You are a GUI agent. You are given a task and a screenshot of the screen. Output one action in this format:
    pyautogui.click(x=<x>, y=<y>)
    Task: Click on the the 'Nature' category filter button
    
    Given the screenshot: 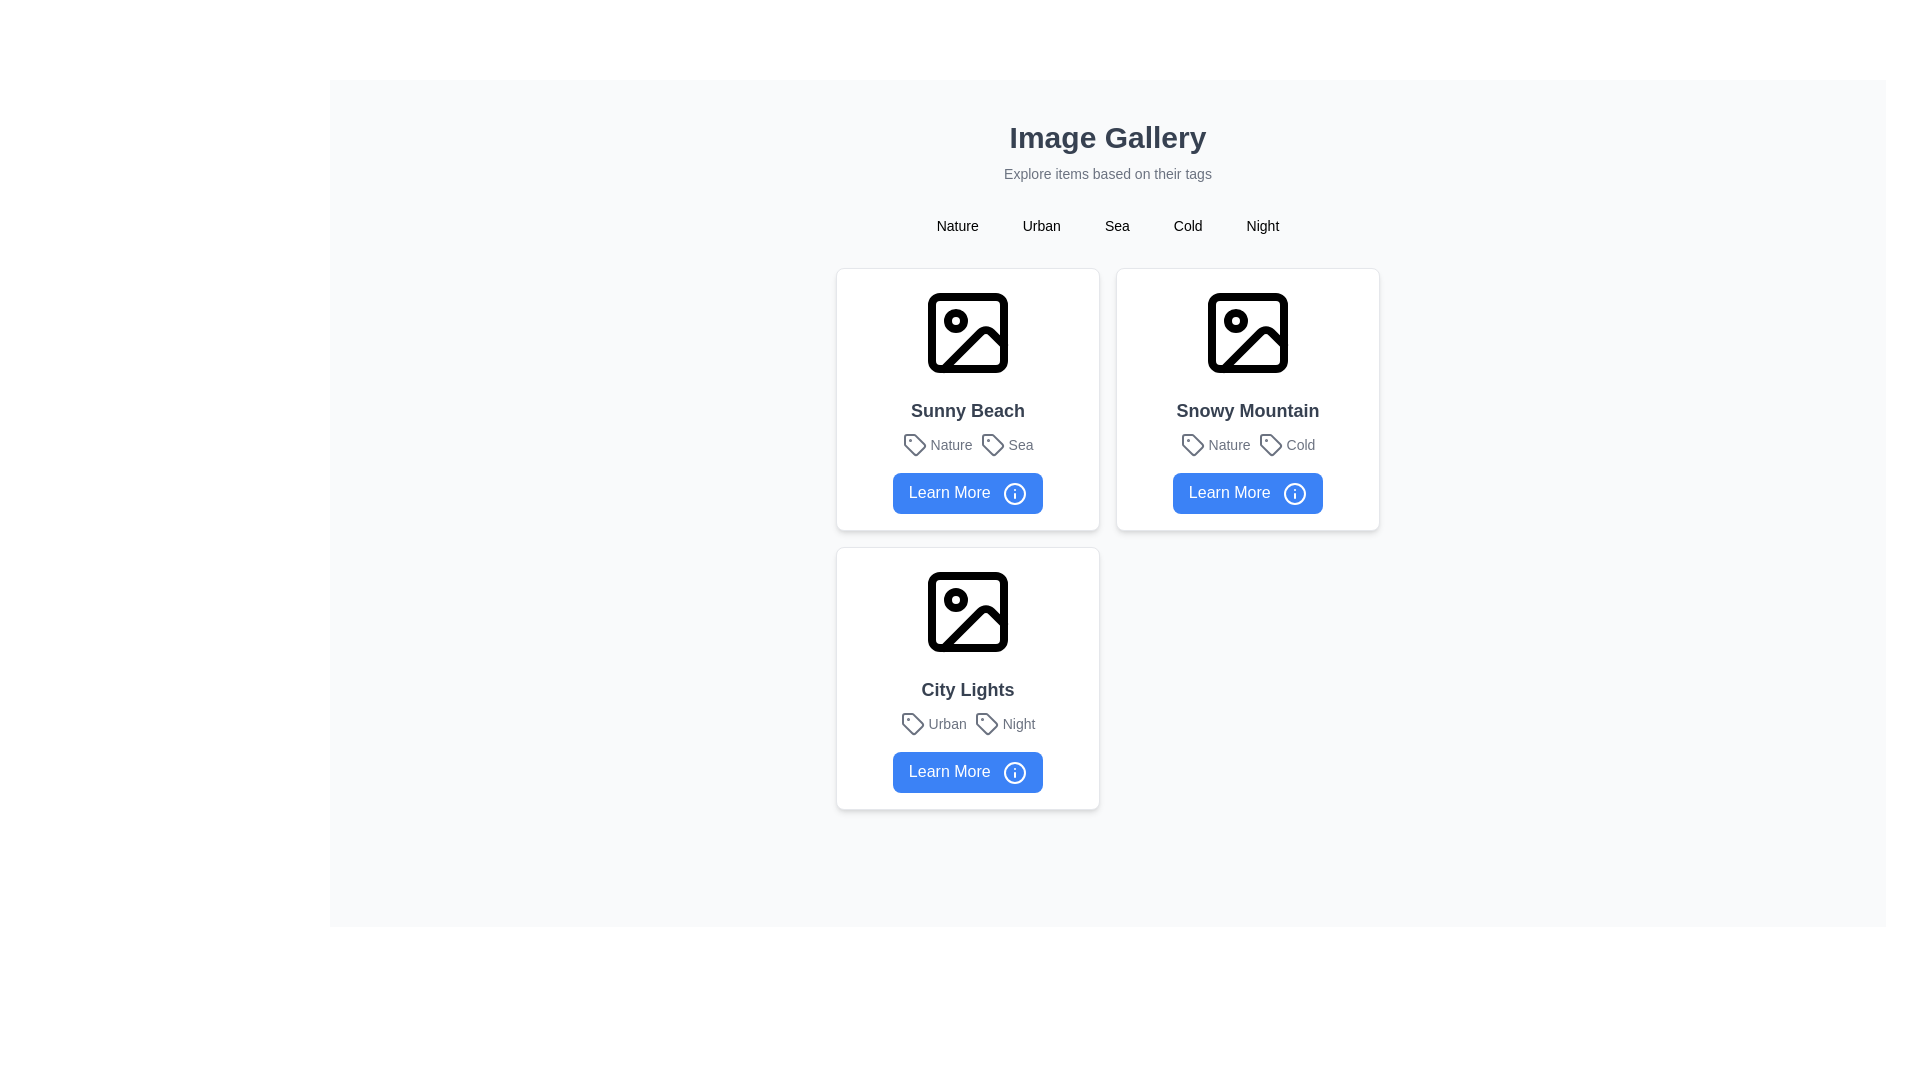 What is the action you would take?
    pyautogui.click(x=956, y=225)
    